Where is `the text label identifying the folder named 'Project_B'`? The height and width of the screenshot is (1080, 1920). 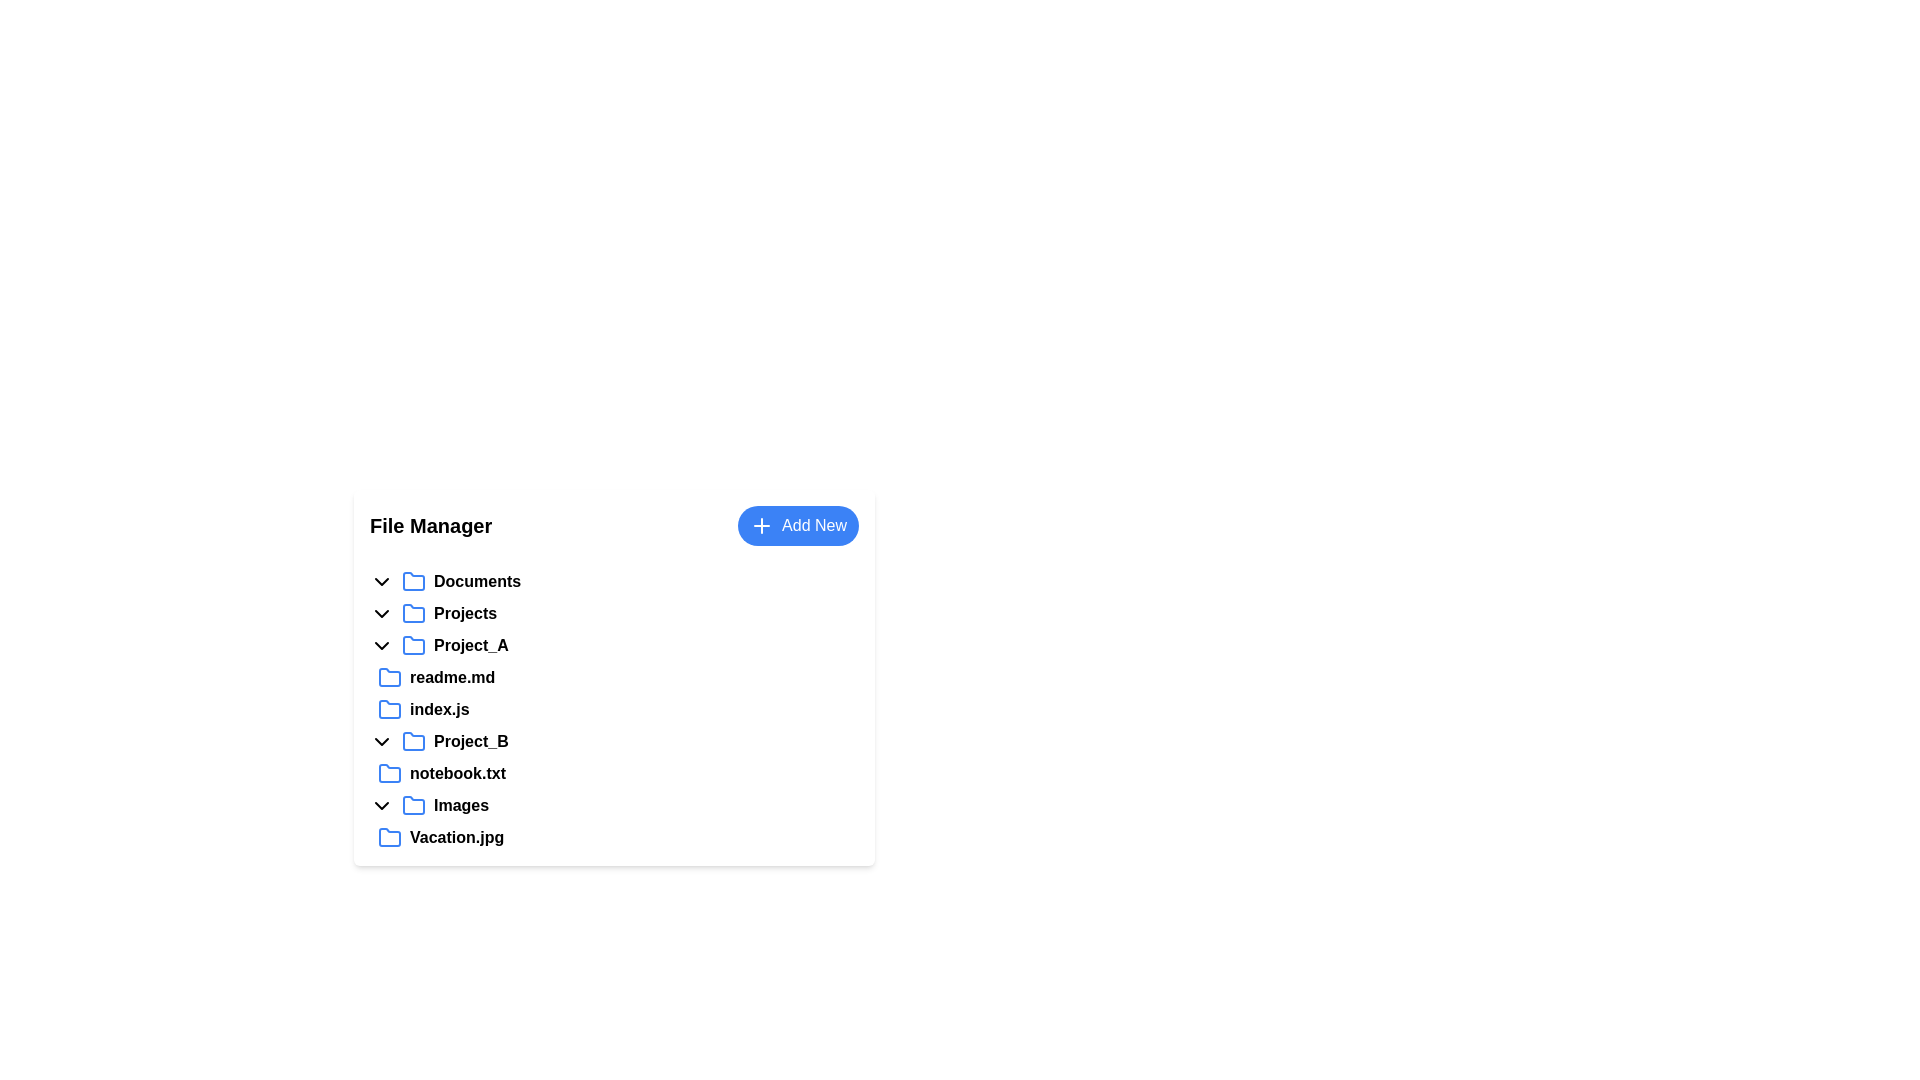
the text label identifying the folder named 'Project_B' is located at coordinates (470, 741).